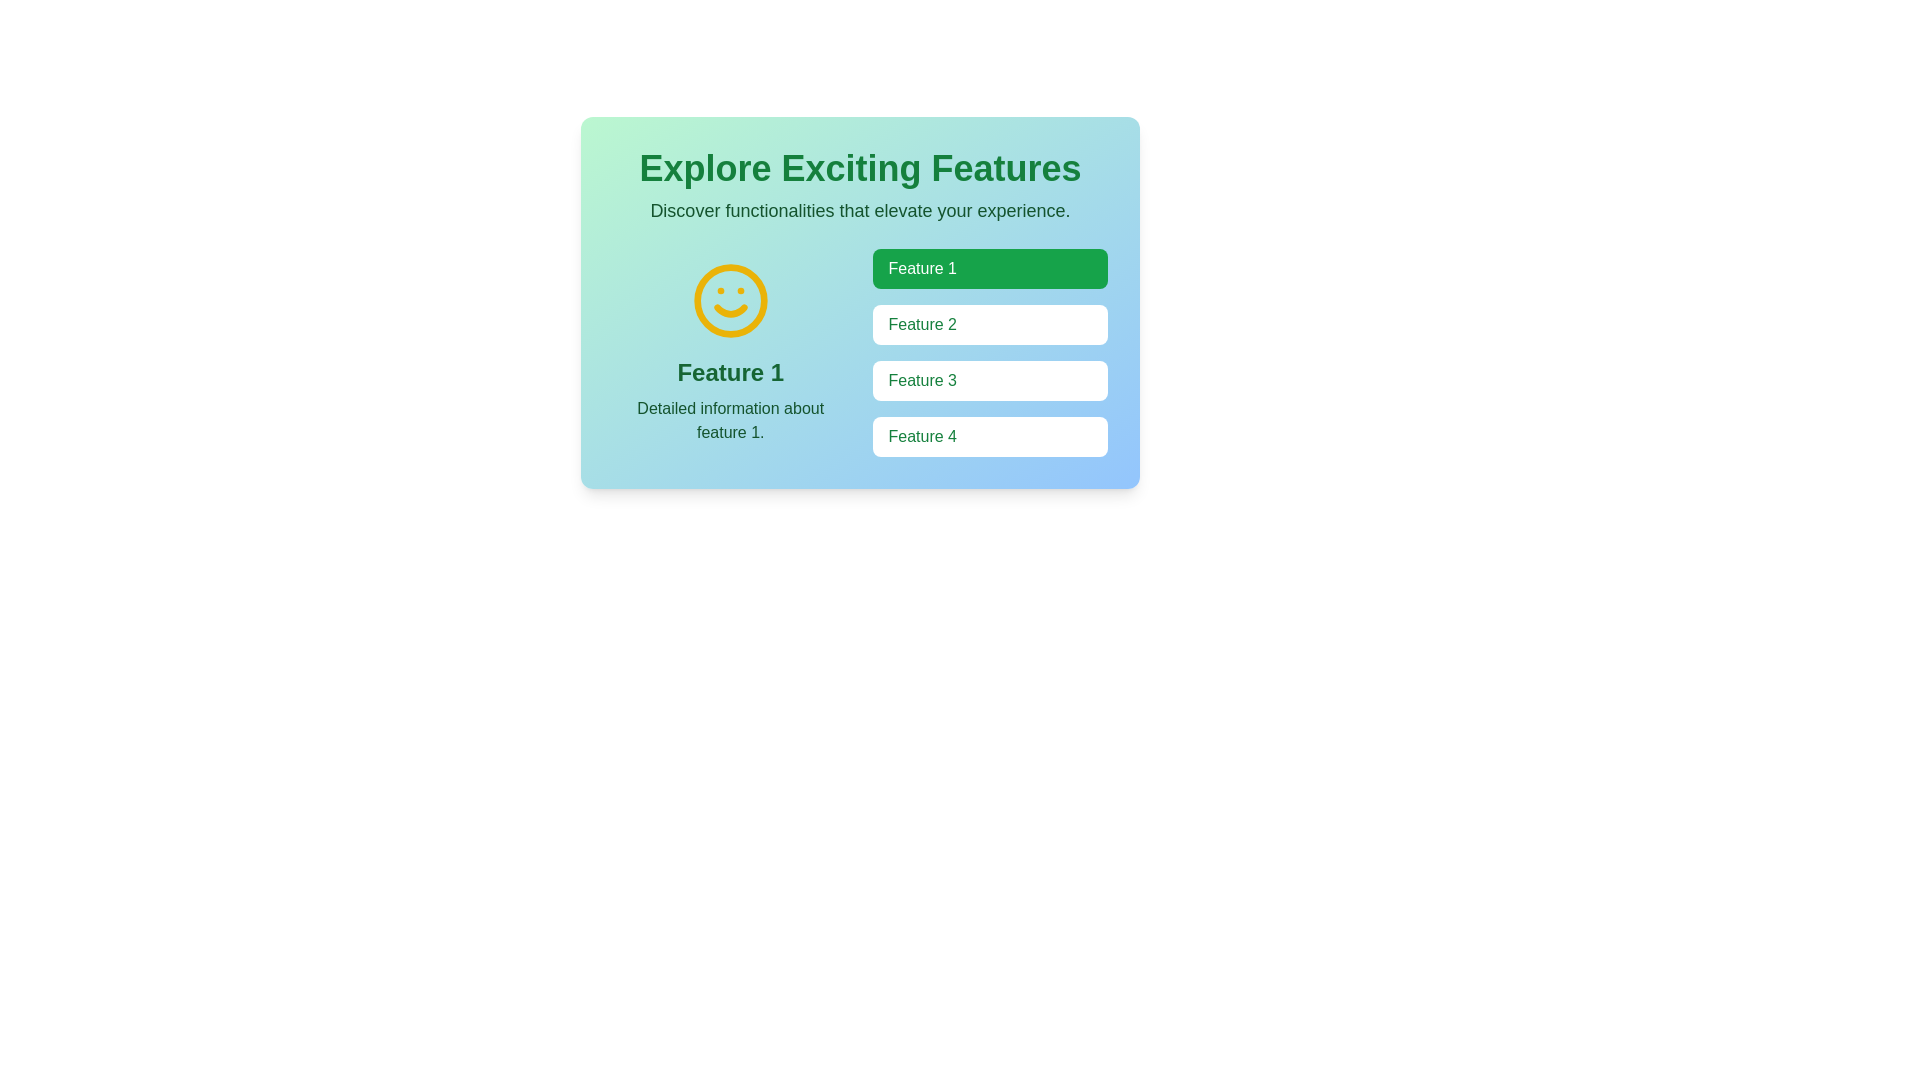  Describe the element at coordinates (860, 168) in the screenshot. I see `the large, bold text label displaying 'Explore Exciting Features' in green color, located prominently at the top of the card-like interface` at that location.